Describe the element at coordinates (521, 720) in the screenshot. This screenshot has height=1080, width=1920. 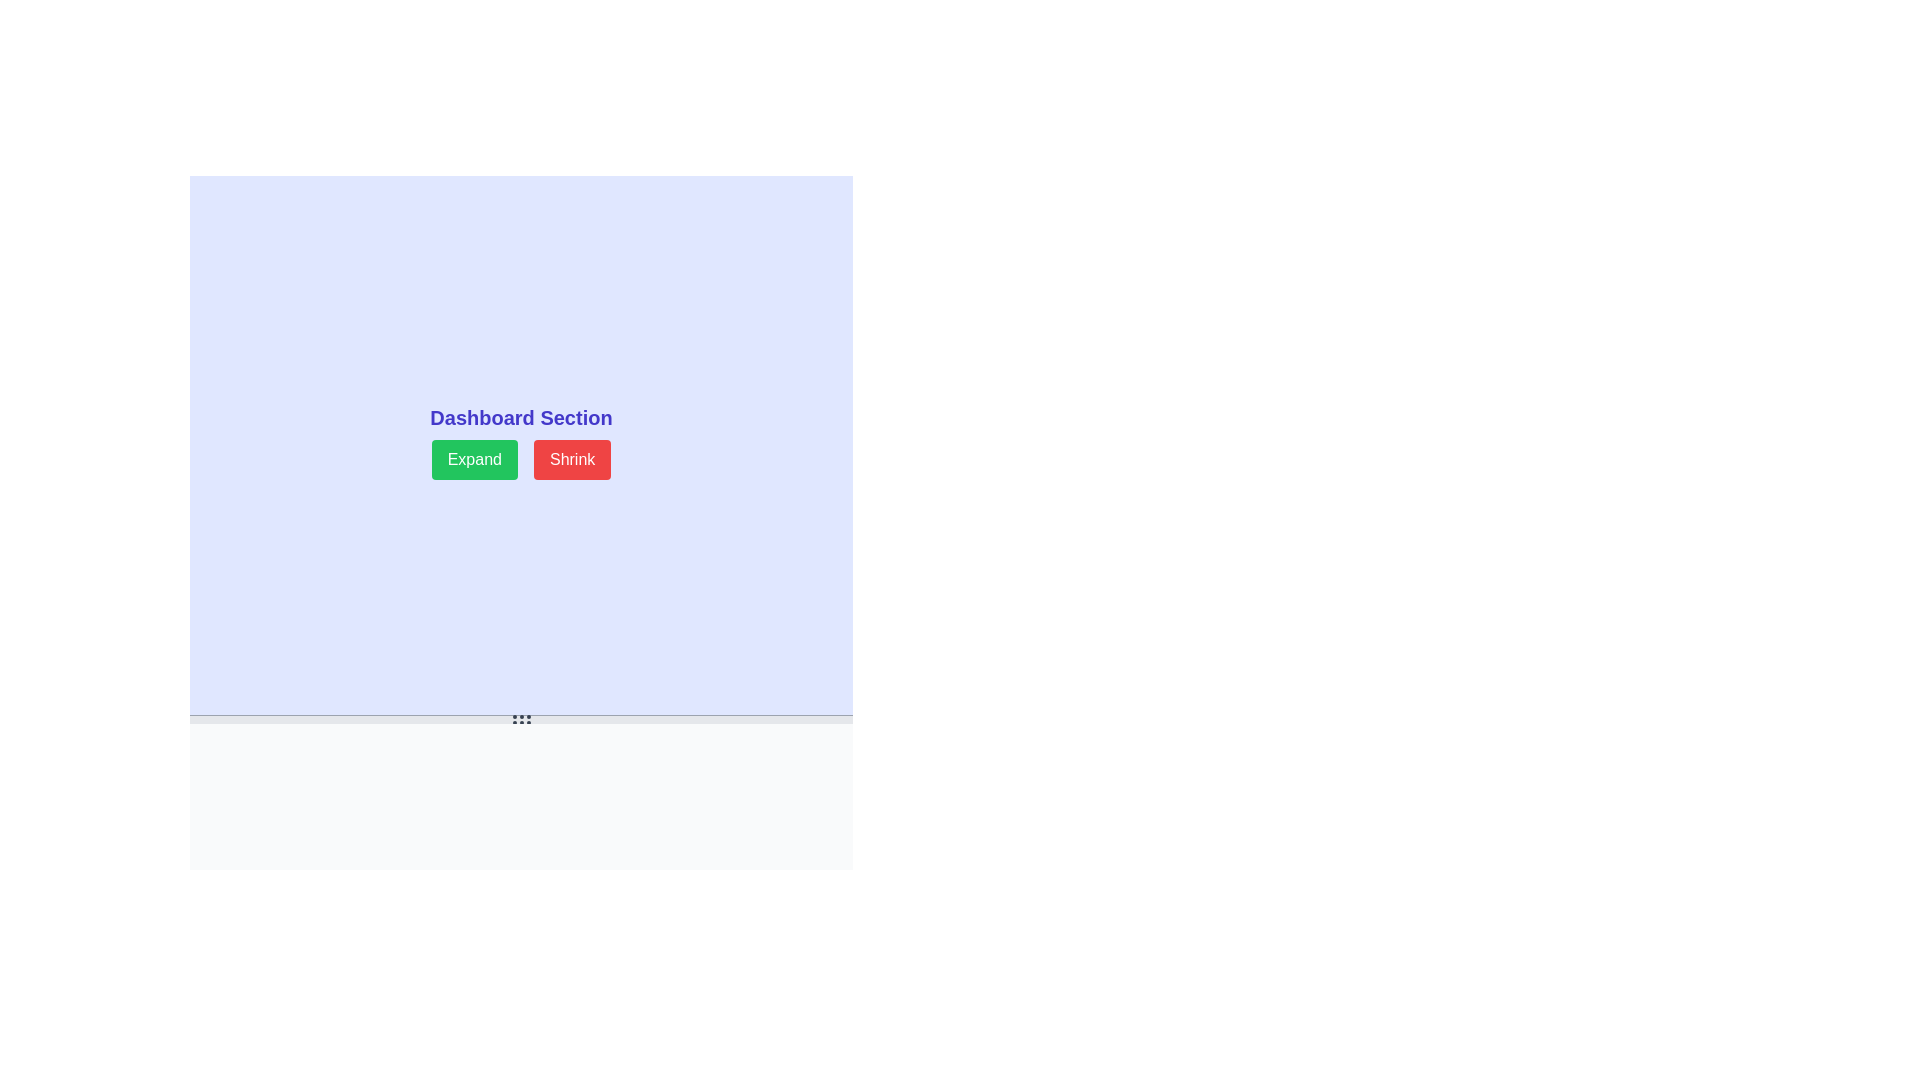
I see `and drag the drag handle, which consists of six circular gray dots arranged in two rows, located near the bottom center of the interface` at that location.